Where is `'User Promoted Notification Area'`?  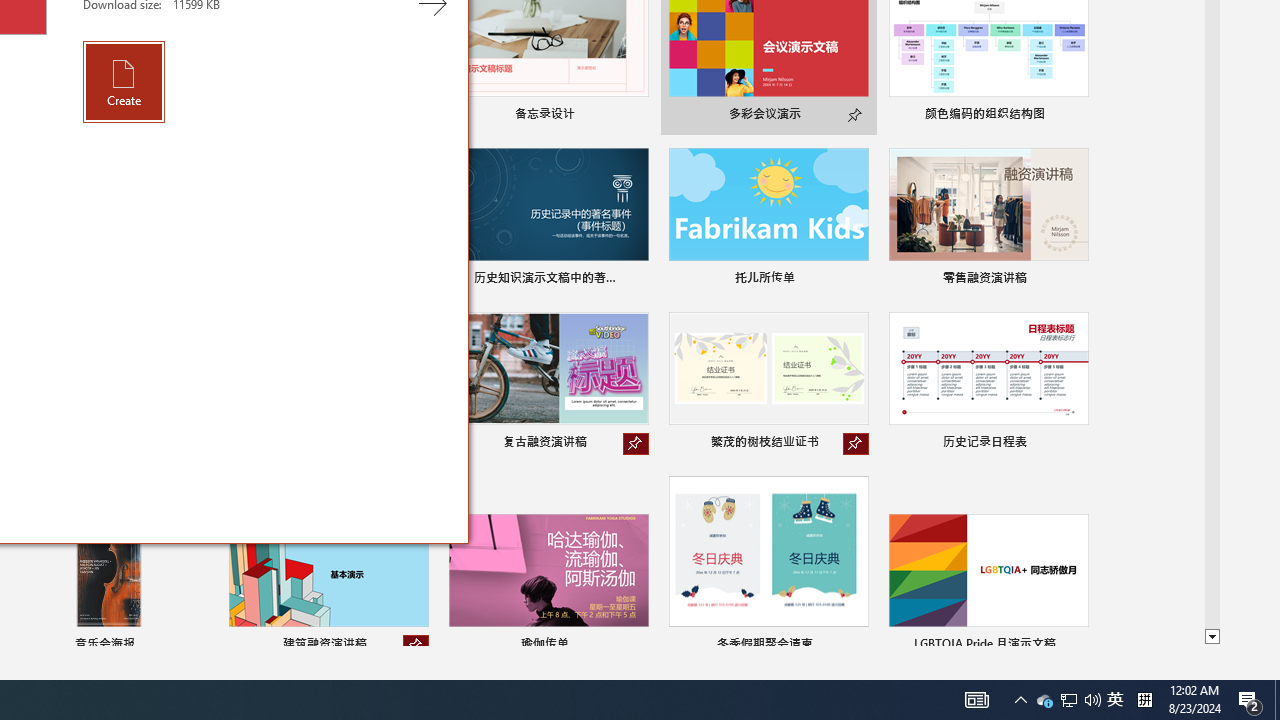
'User Promoted Notification Area' is located at coordinates (1068, 698).